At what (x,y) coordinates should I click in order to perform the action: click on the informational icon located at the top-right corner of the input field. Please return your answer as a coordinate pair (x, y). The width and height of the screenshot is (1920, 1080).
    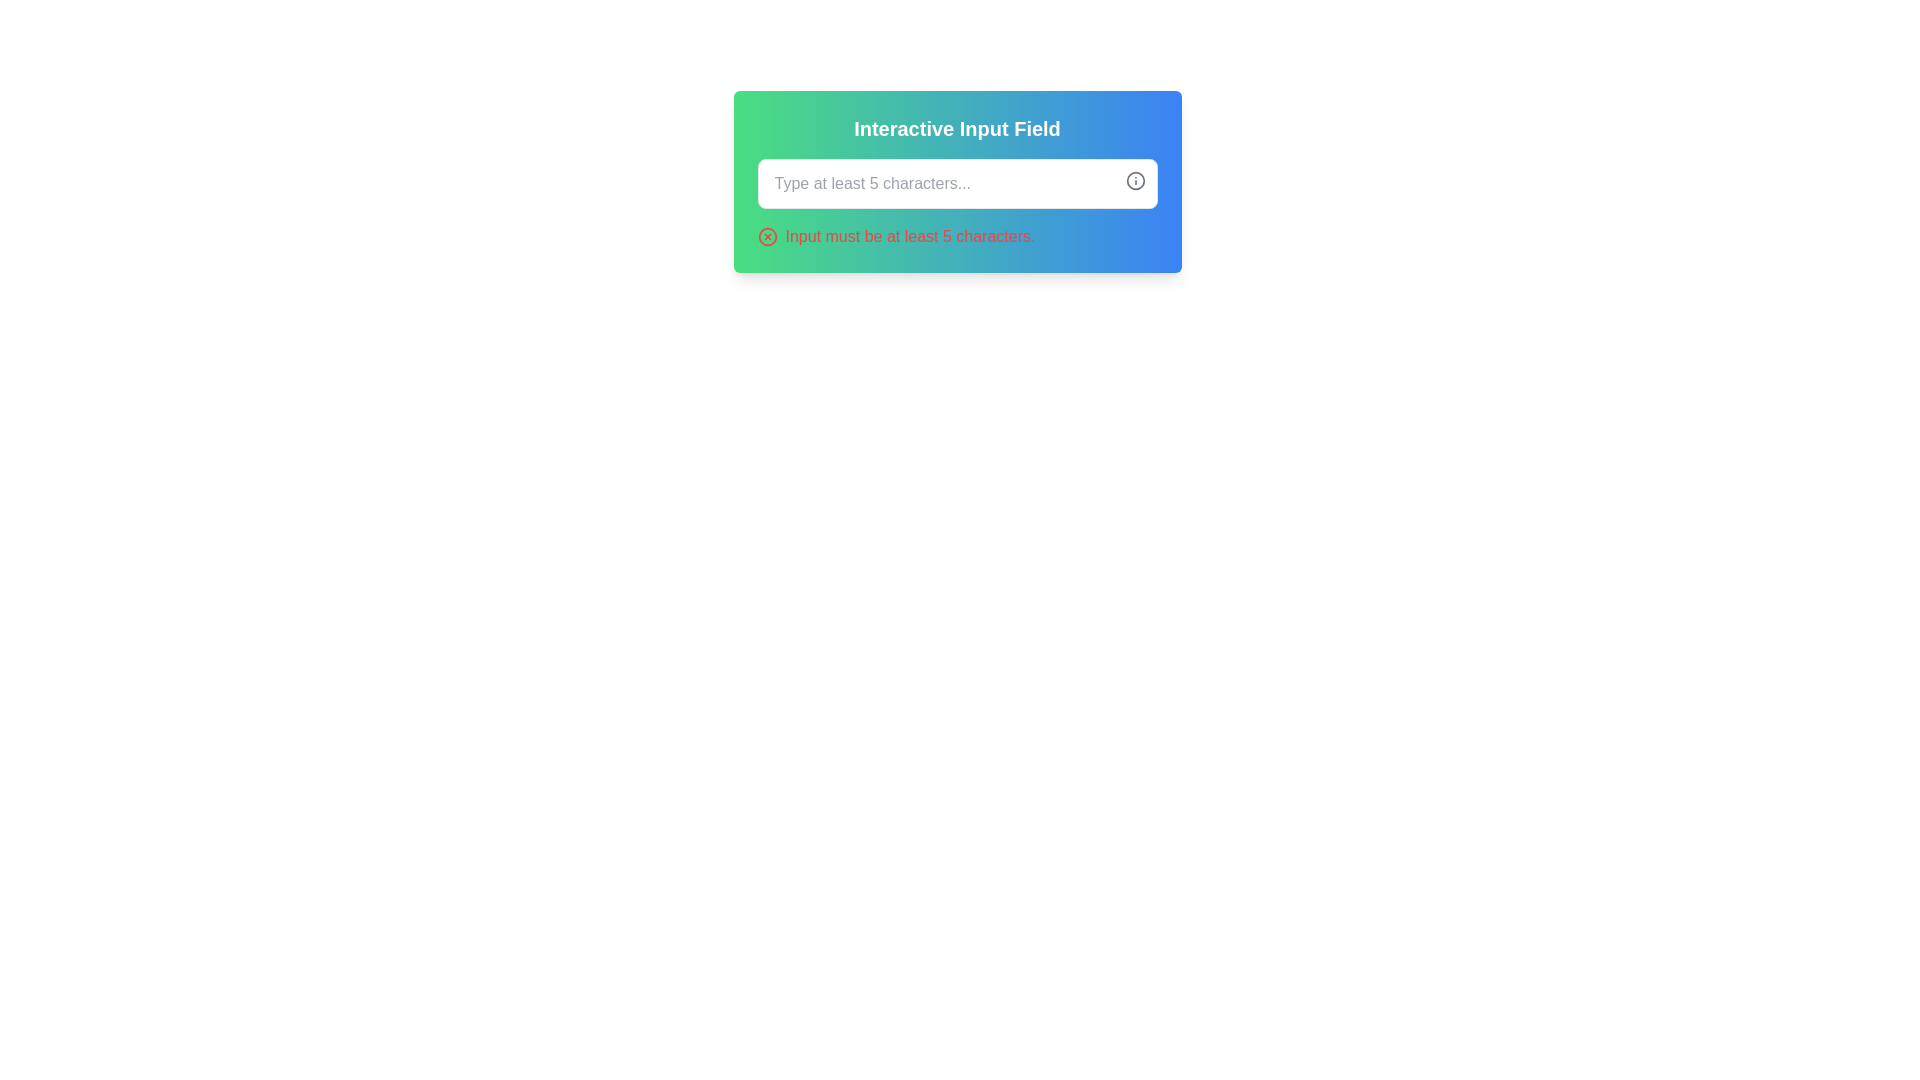
    Looking at the image, I should click on (1135, 181).